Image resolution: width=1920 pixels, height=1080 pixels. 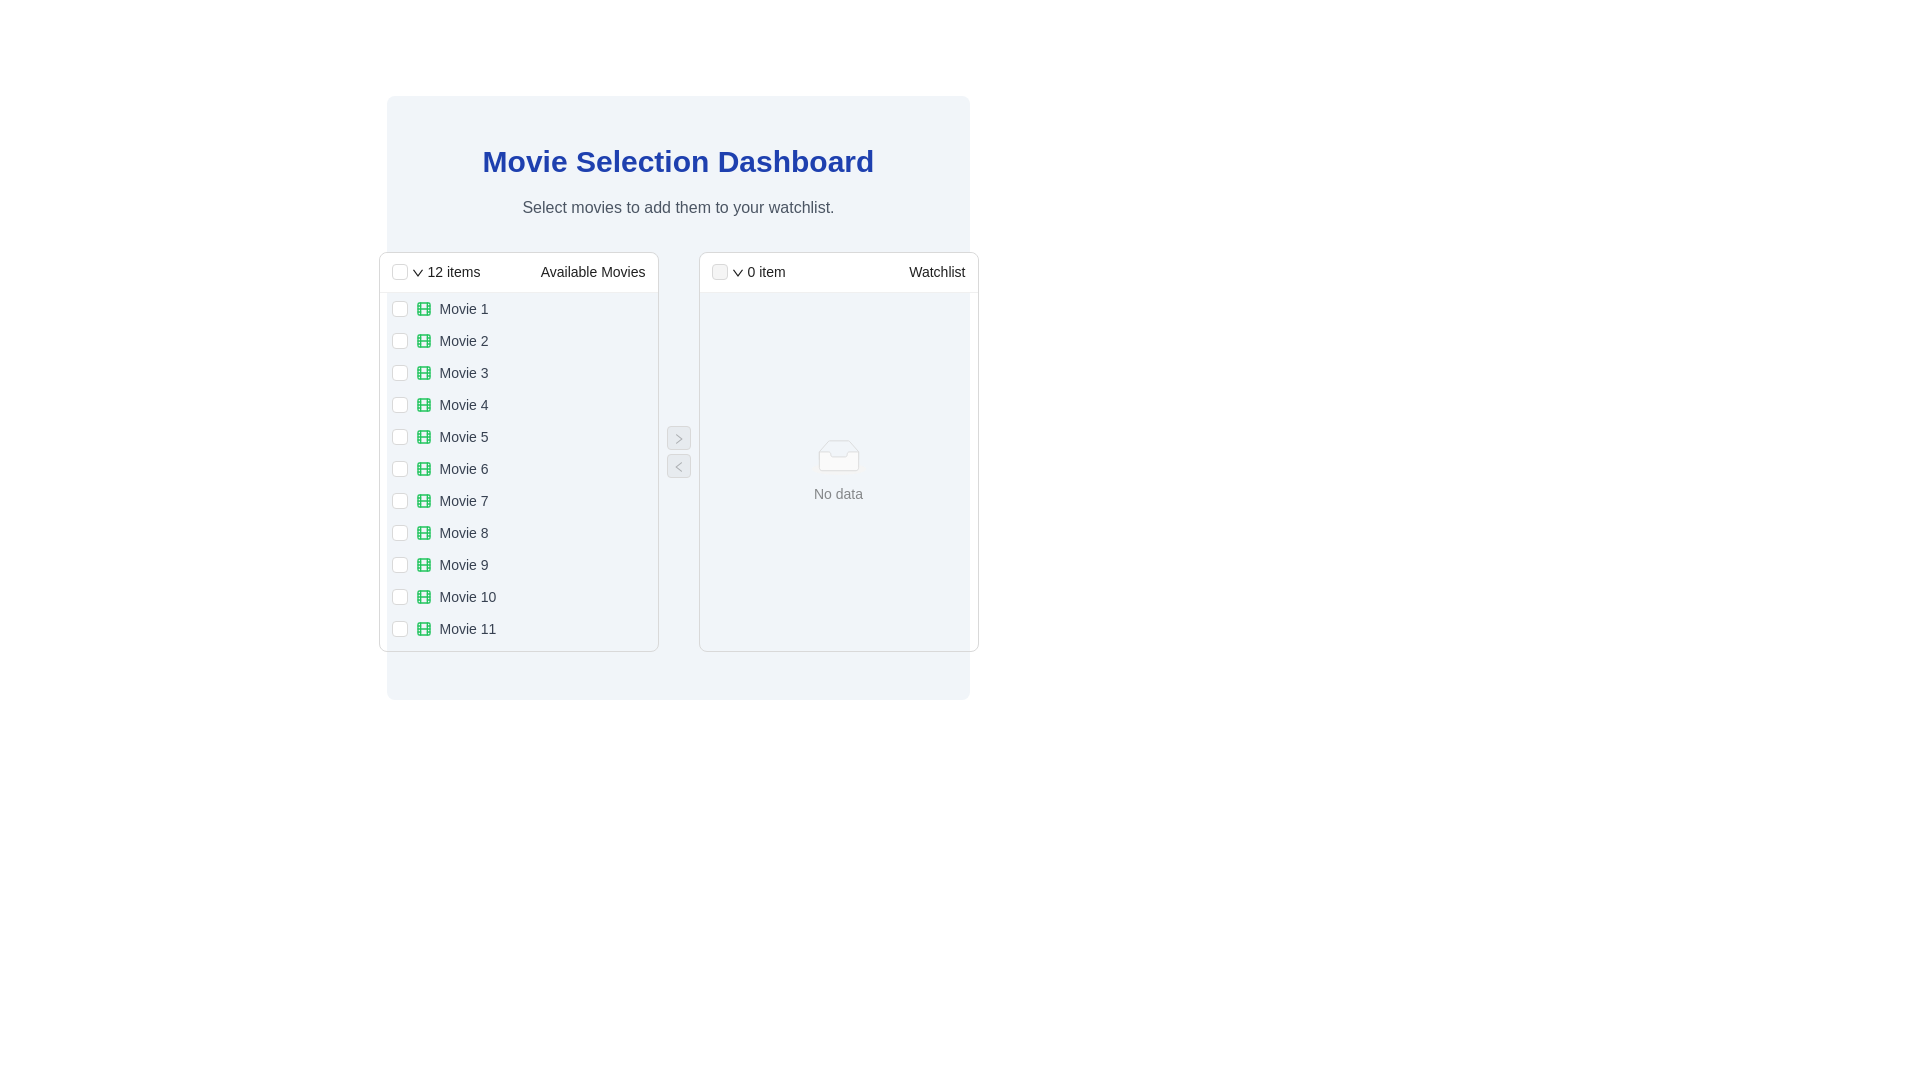 What do you see at coordinates (463, 373) in the screenshot?
I see `the text label displaying 'Movie 3', which is the third item in the 'Available Movies' list, positioned next to a green icon` at bounding box center [463, 373].